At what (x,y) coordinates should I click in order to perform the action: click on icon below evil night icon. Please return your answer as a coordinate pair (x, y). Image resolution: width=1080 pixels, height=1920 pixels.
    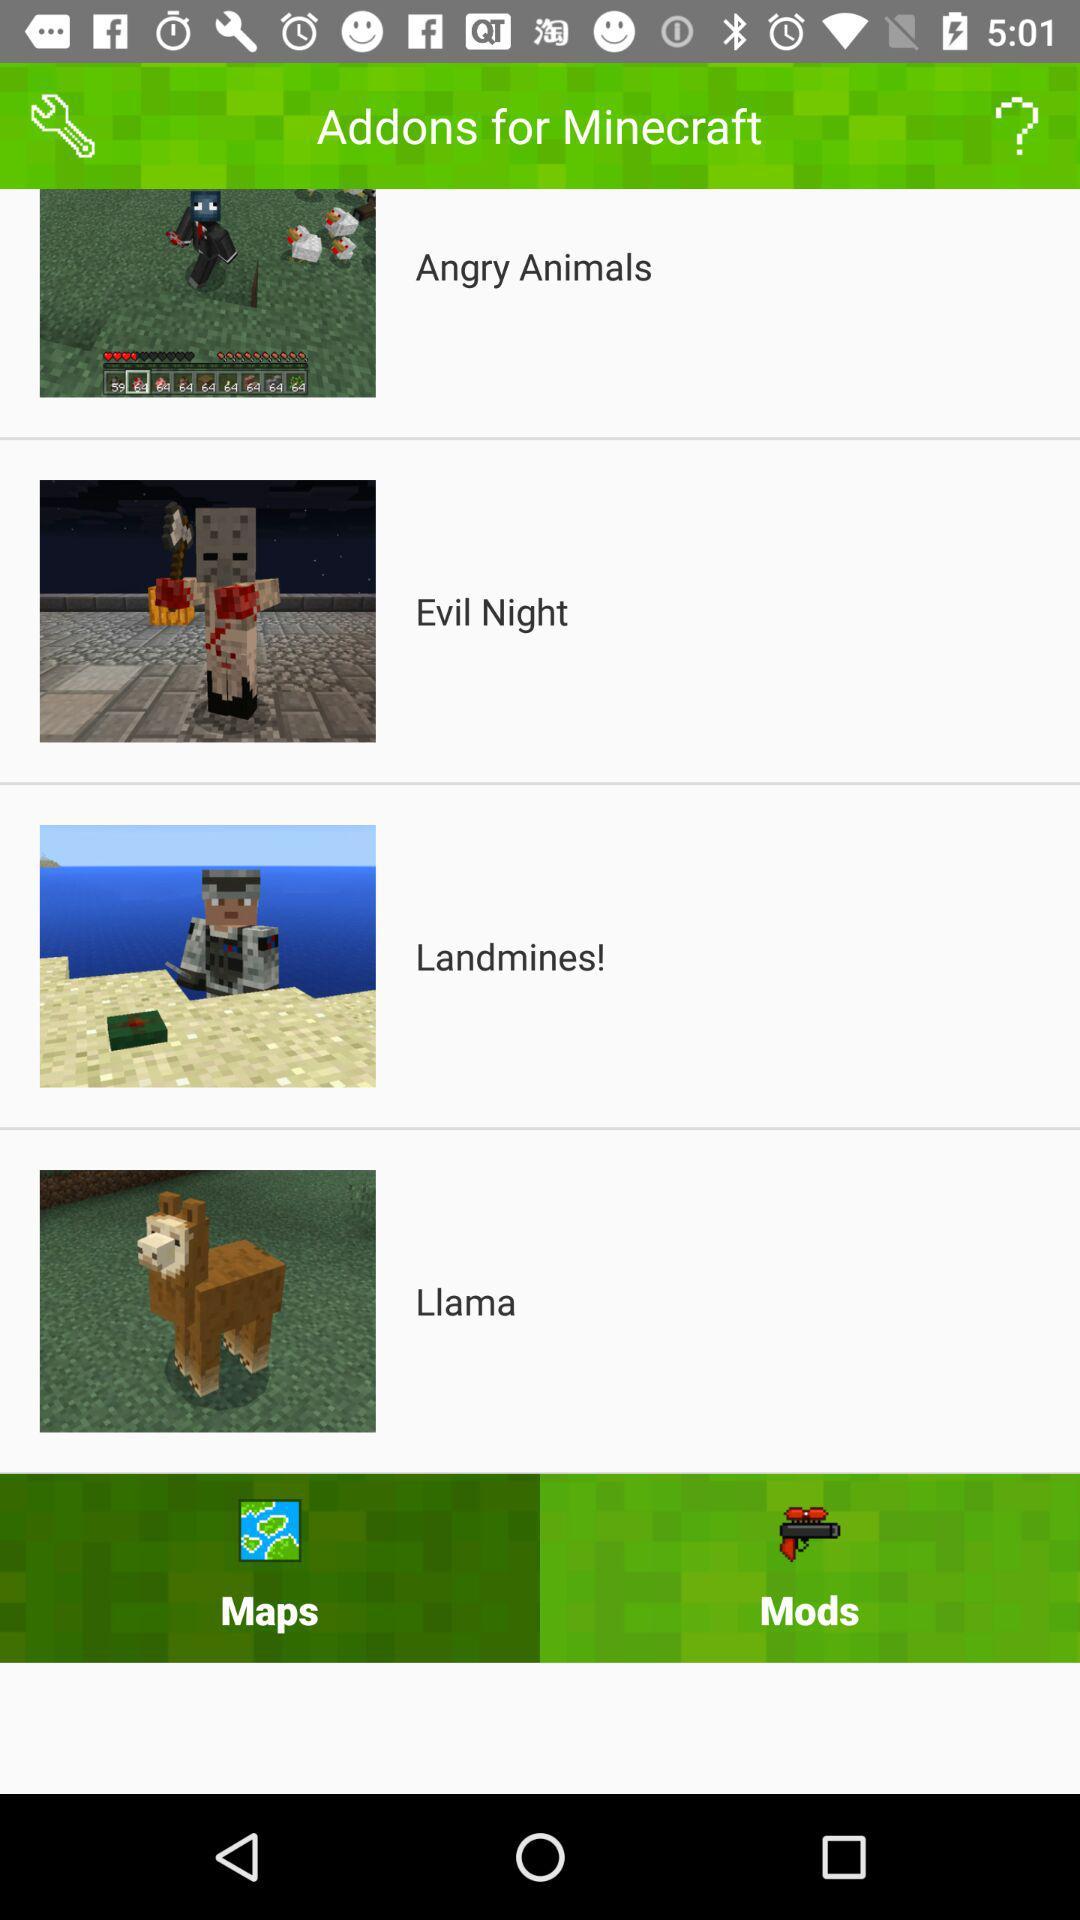
    Looking at the image, I should click on (509, 955).